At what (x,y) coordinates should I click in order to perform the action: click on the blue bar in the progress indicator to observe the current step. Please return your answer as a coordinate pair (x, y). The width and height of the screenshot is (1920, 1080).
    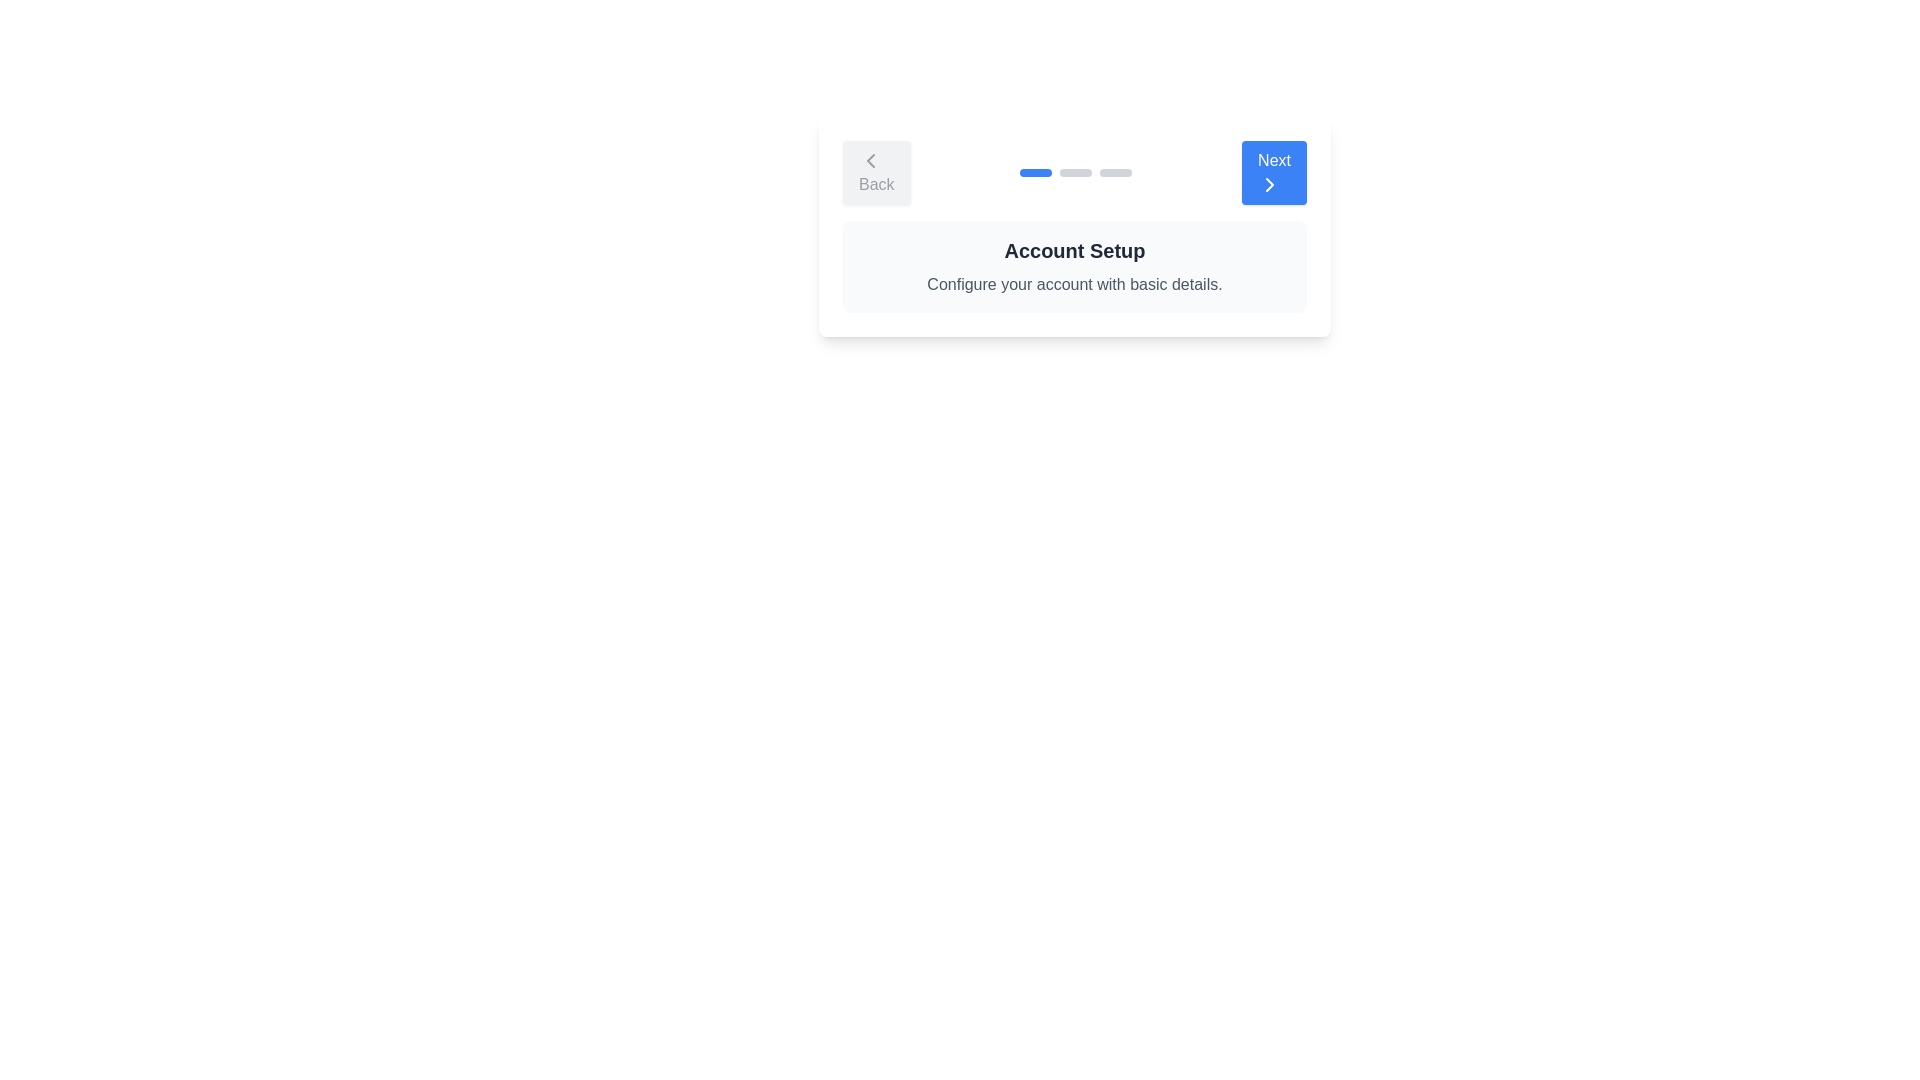
    Looking at the image, I should click on (1036, 172).